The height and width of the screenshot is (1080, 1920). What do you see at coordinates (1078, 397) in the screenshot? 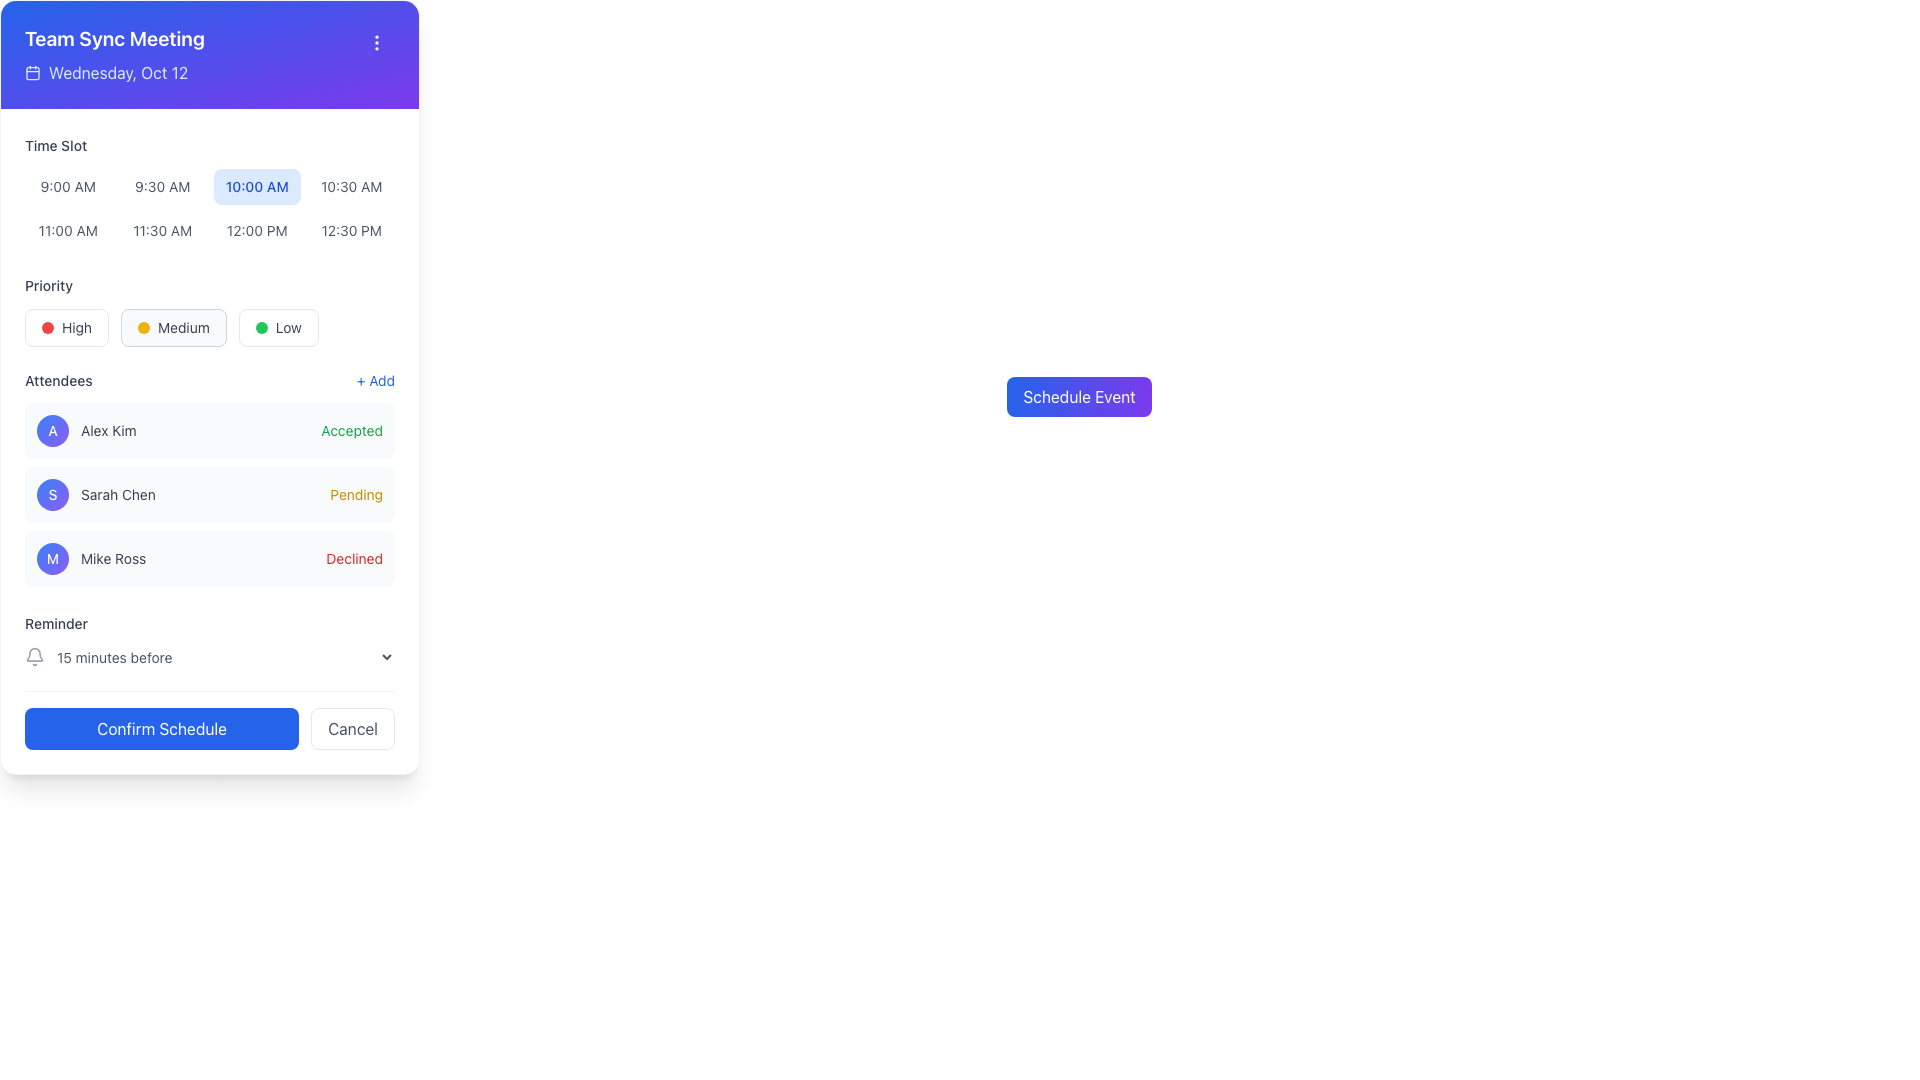
I see `the 'Schedule Event' button, which is a rectangular button with a gradient background from blue to violet and white text, to possibly see additional tooltip or visual feedback` at bounding box center [1078, 397].